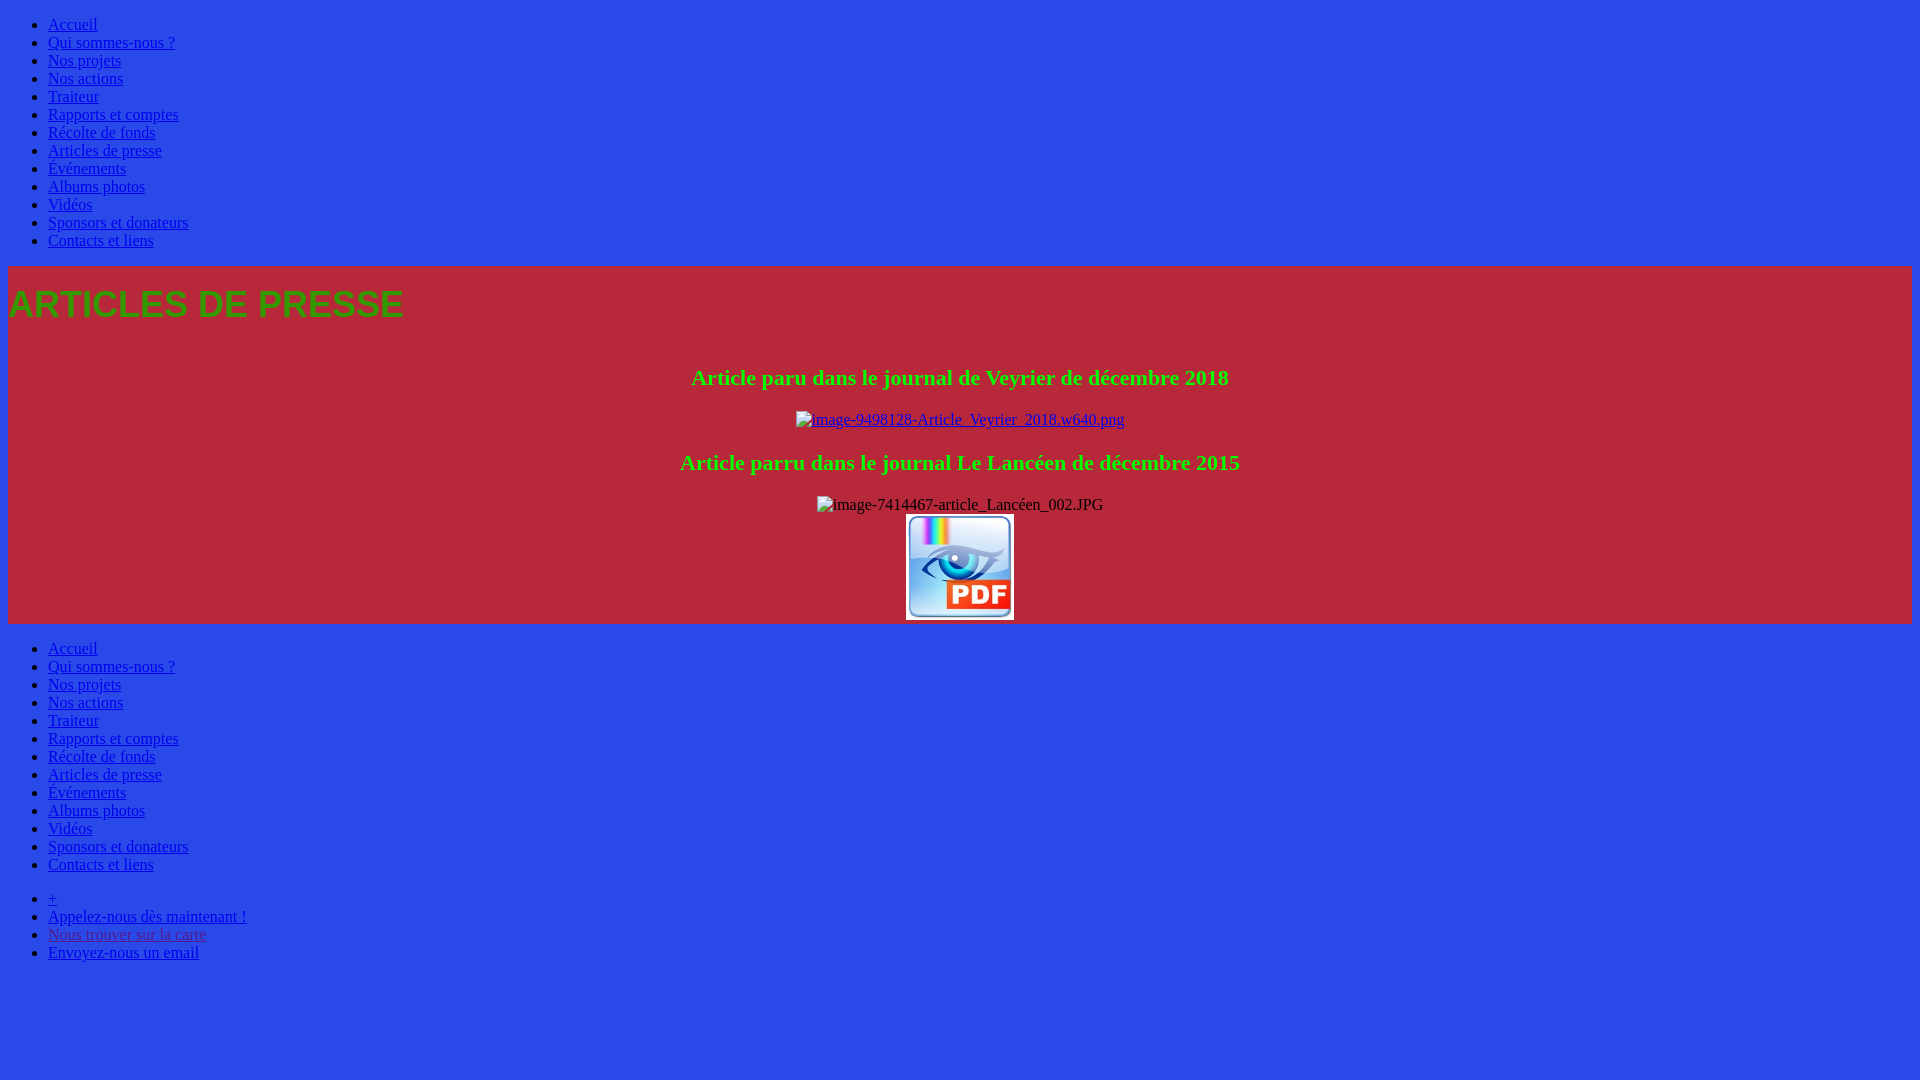 This screenshot has height=1080, width=1920. I want to click on 'Albums photos', so click(95, 186).